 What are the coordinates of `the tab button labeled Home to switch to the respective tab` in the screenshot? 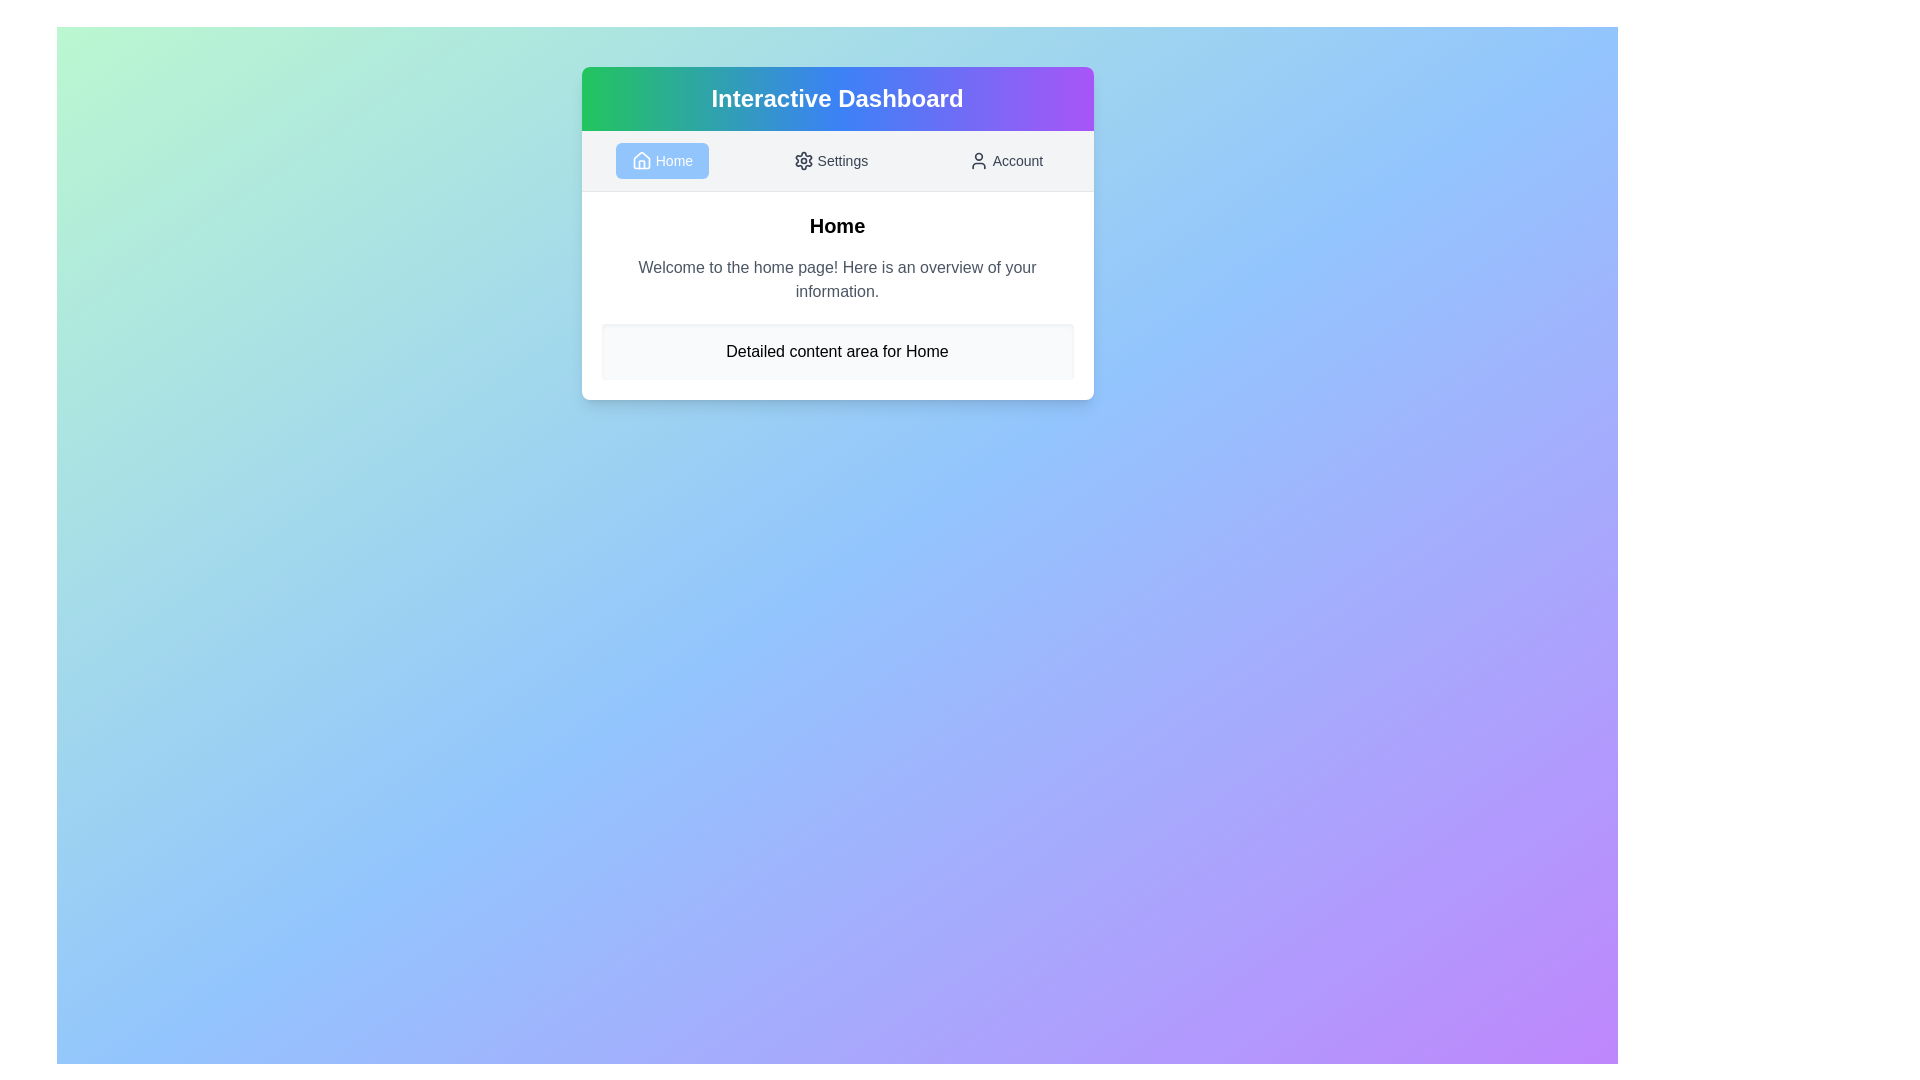 It's located at (662, 160).